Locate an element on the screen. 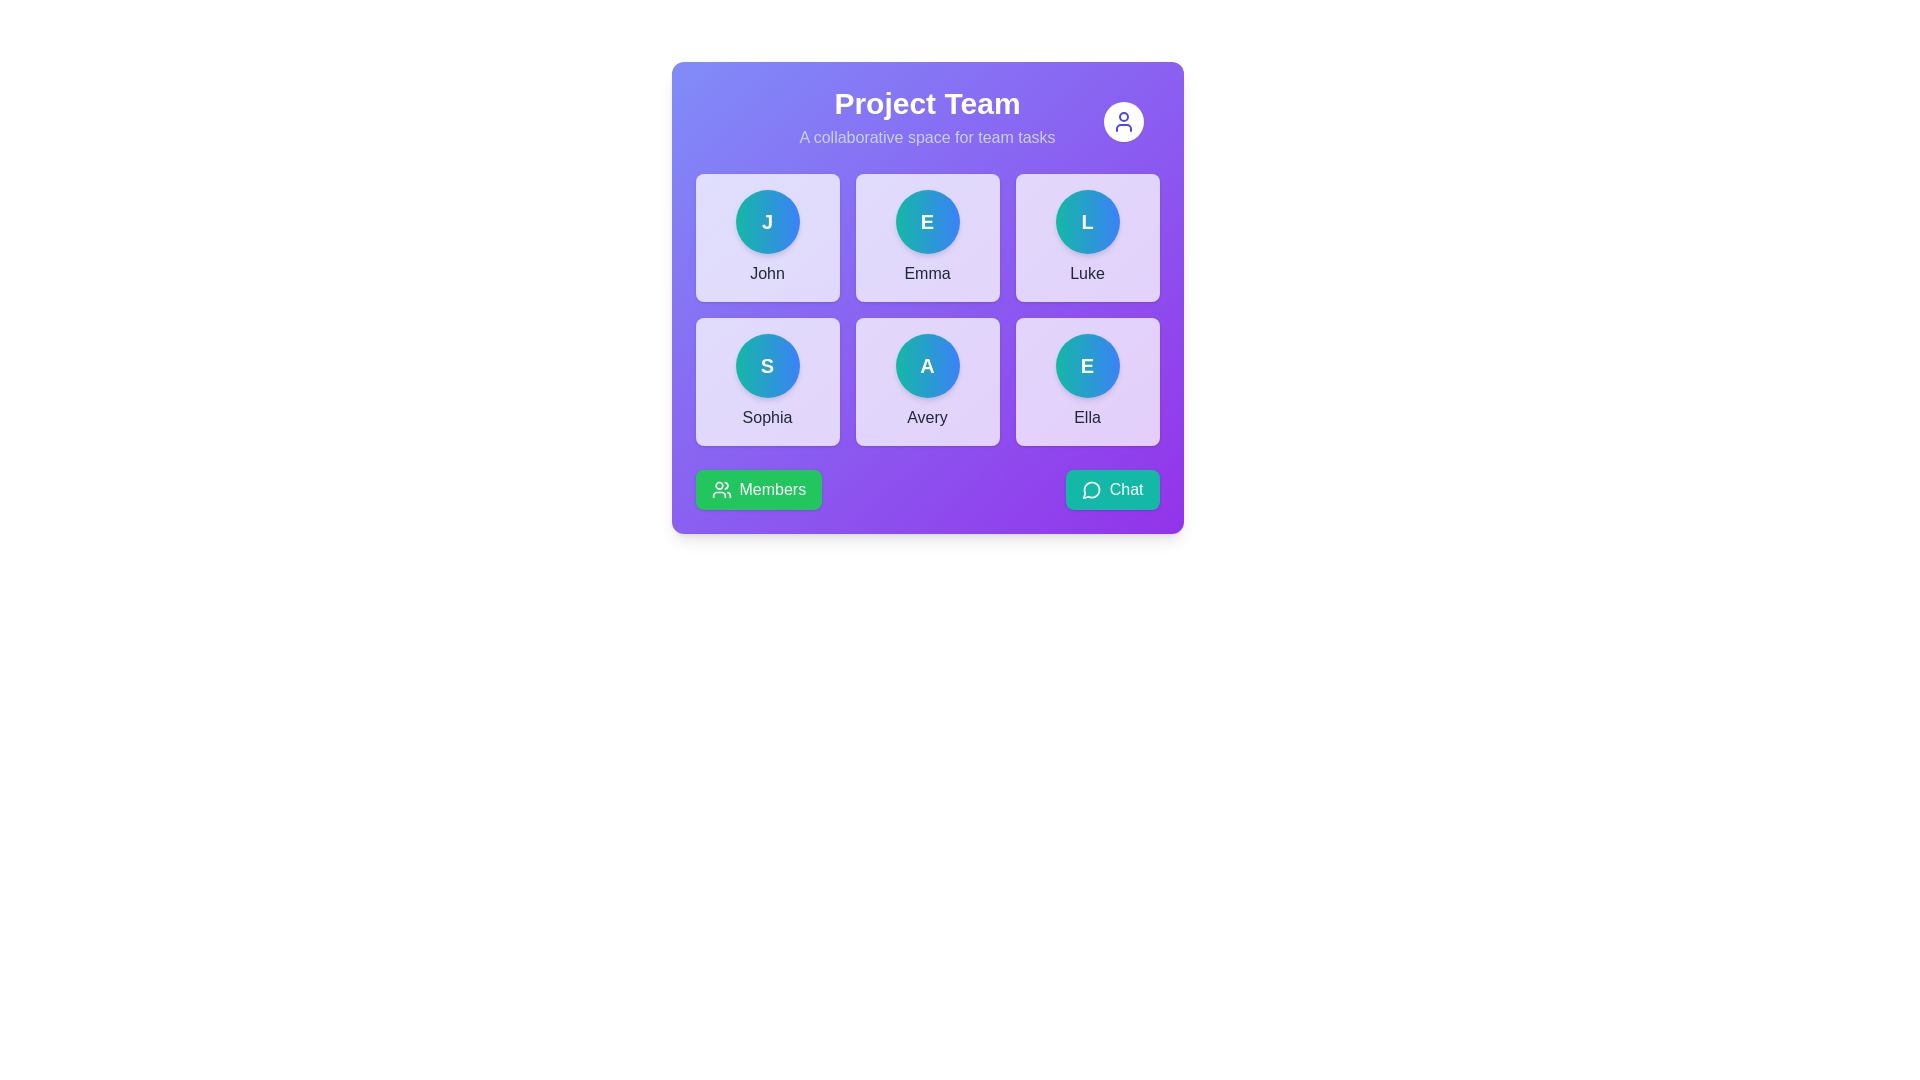 This screenshot has height=1080, width=1920. the Profile card representing team member 'Ella' is located at coordinates (1086, 381).